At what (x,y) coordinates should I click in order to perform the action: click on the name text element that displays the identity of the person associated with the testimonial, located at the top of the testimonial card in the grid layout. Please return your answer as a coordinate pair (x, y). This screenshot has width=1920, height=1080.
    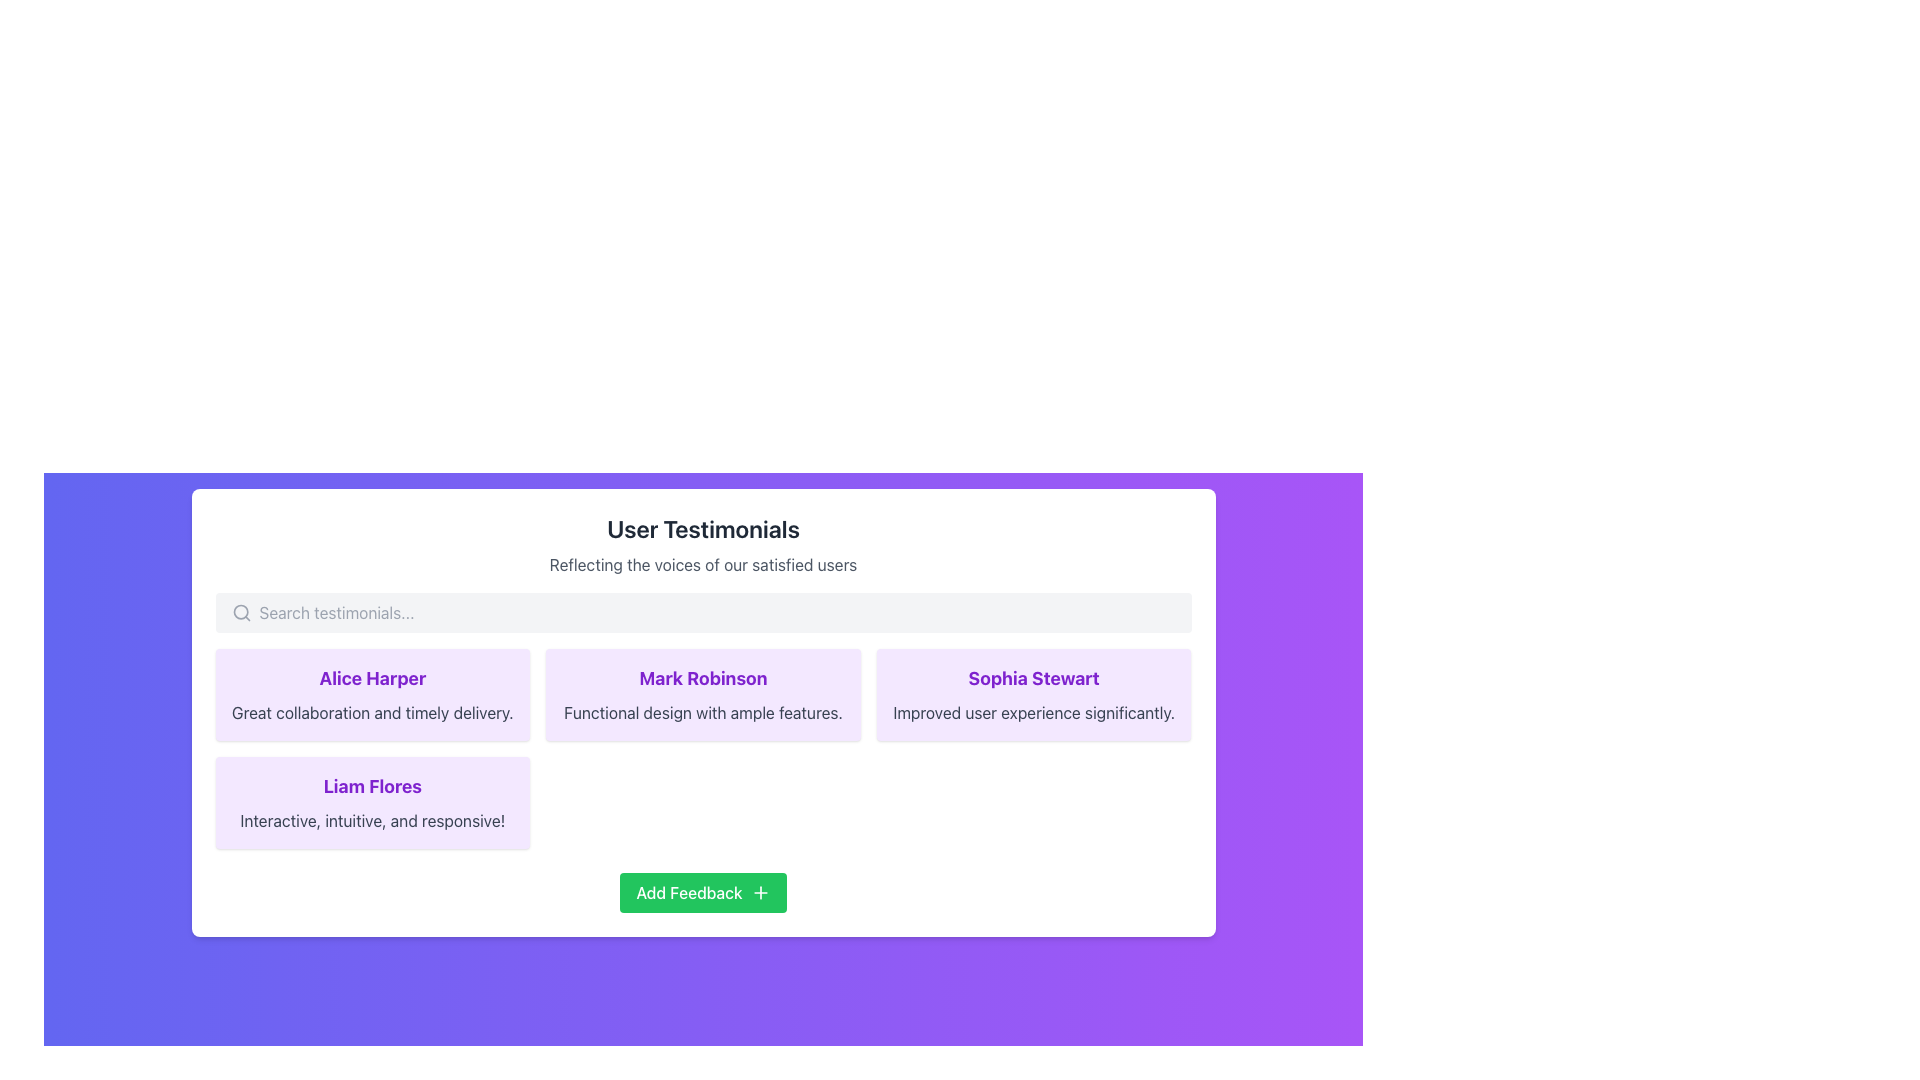
    Looking at the image, I should click on (372, 785).